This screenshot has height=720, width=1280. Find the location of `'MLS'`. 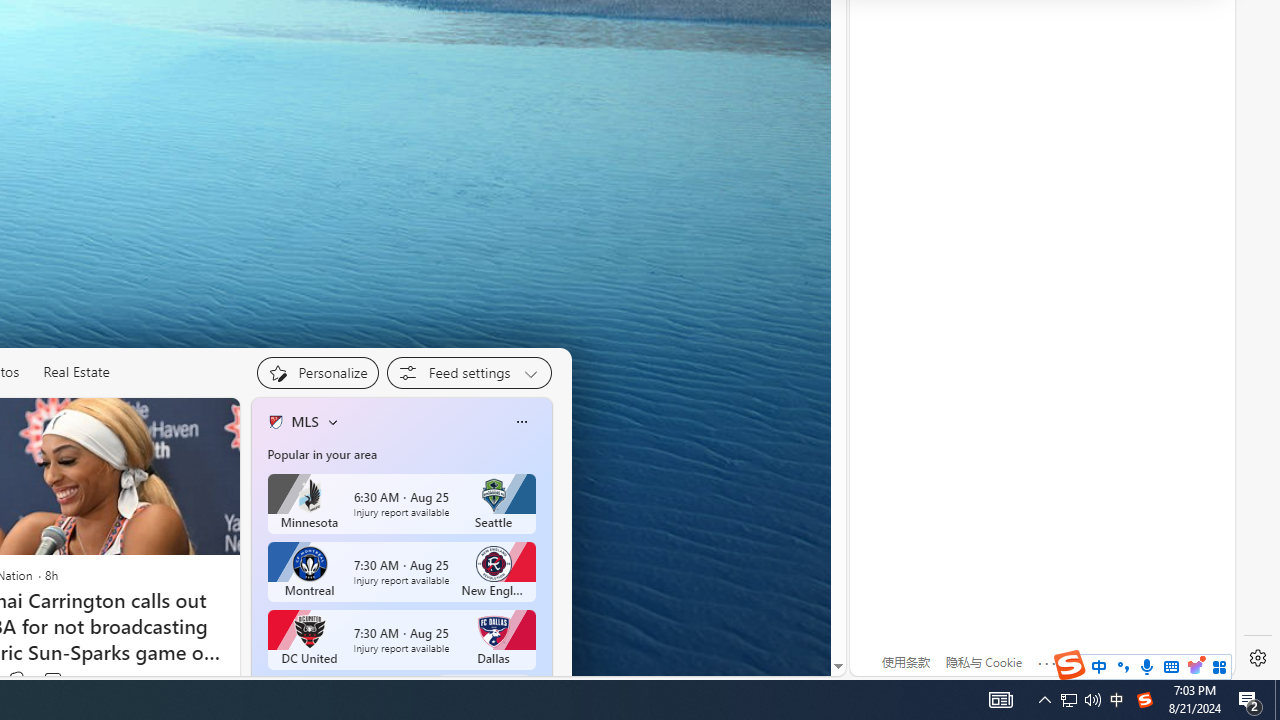

'MLS' is located at coordinates (303, 421).